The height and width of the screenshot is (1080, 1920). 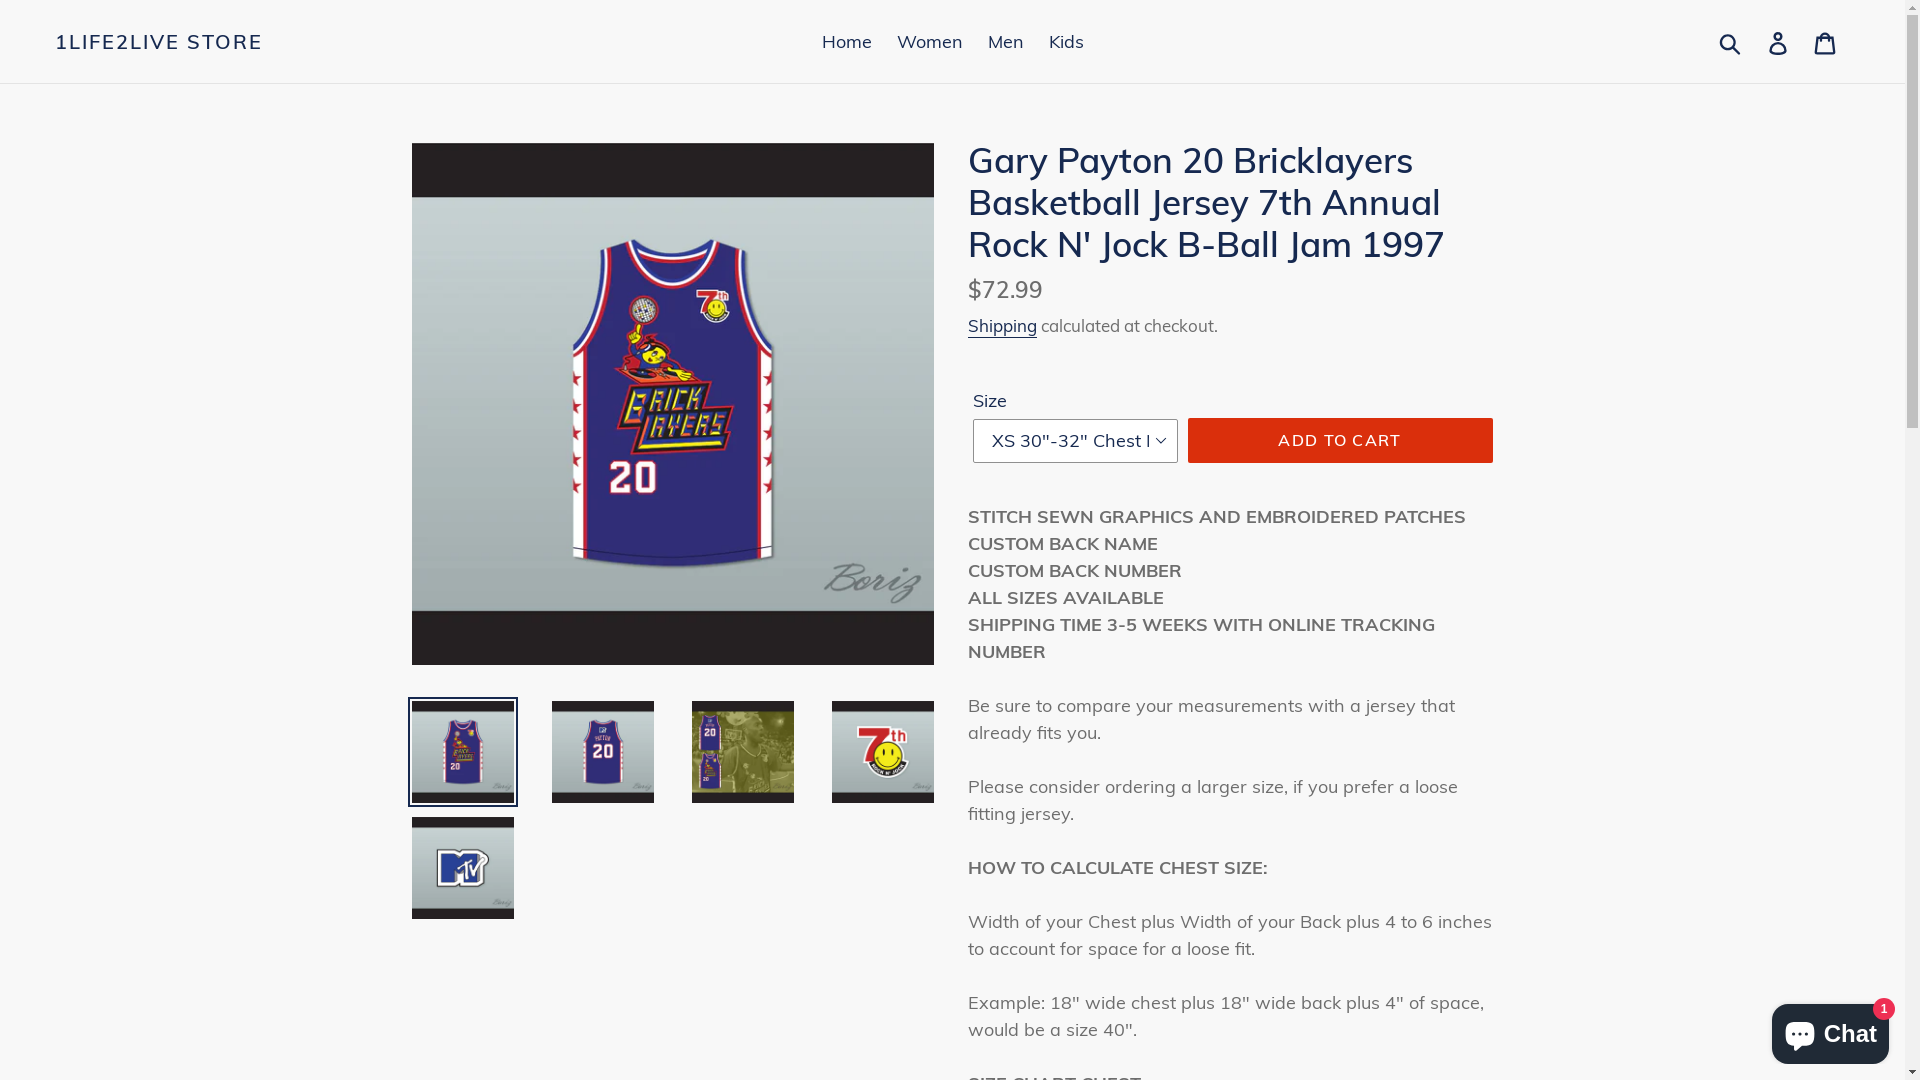 I want to click on 'Women', so click(x=928, y=41).